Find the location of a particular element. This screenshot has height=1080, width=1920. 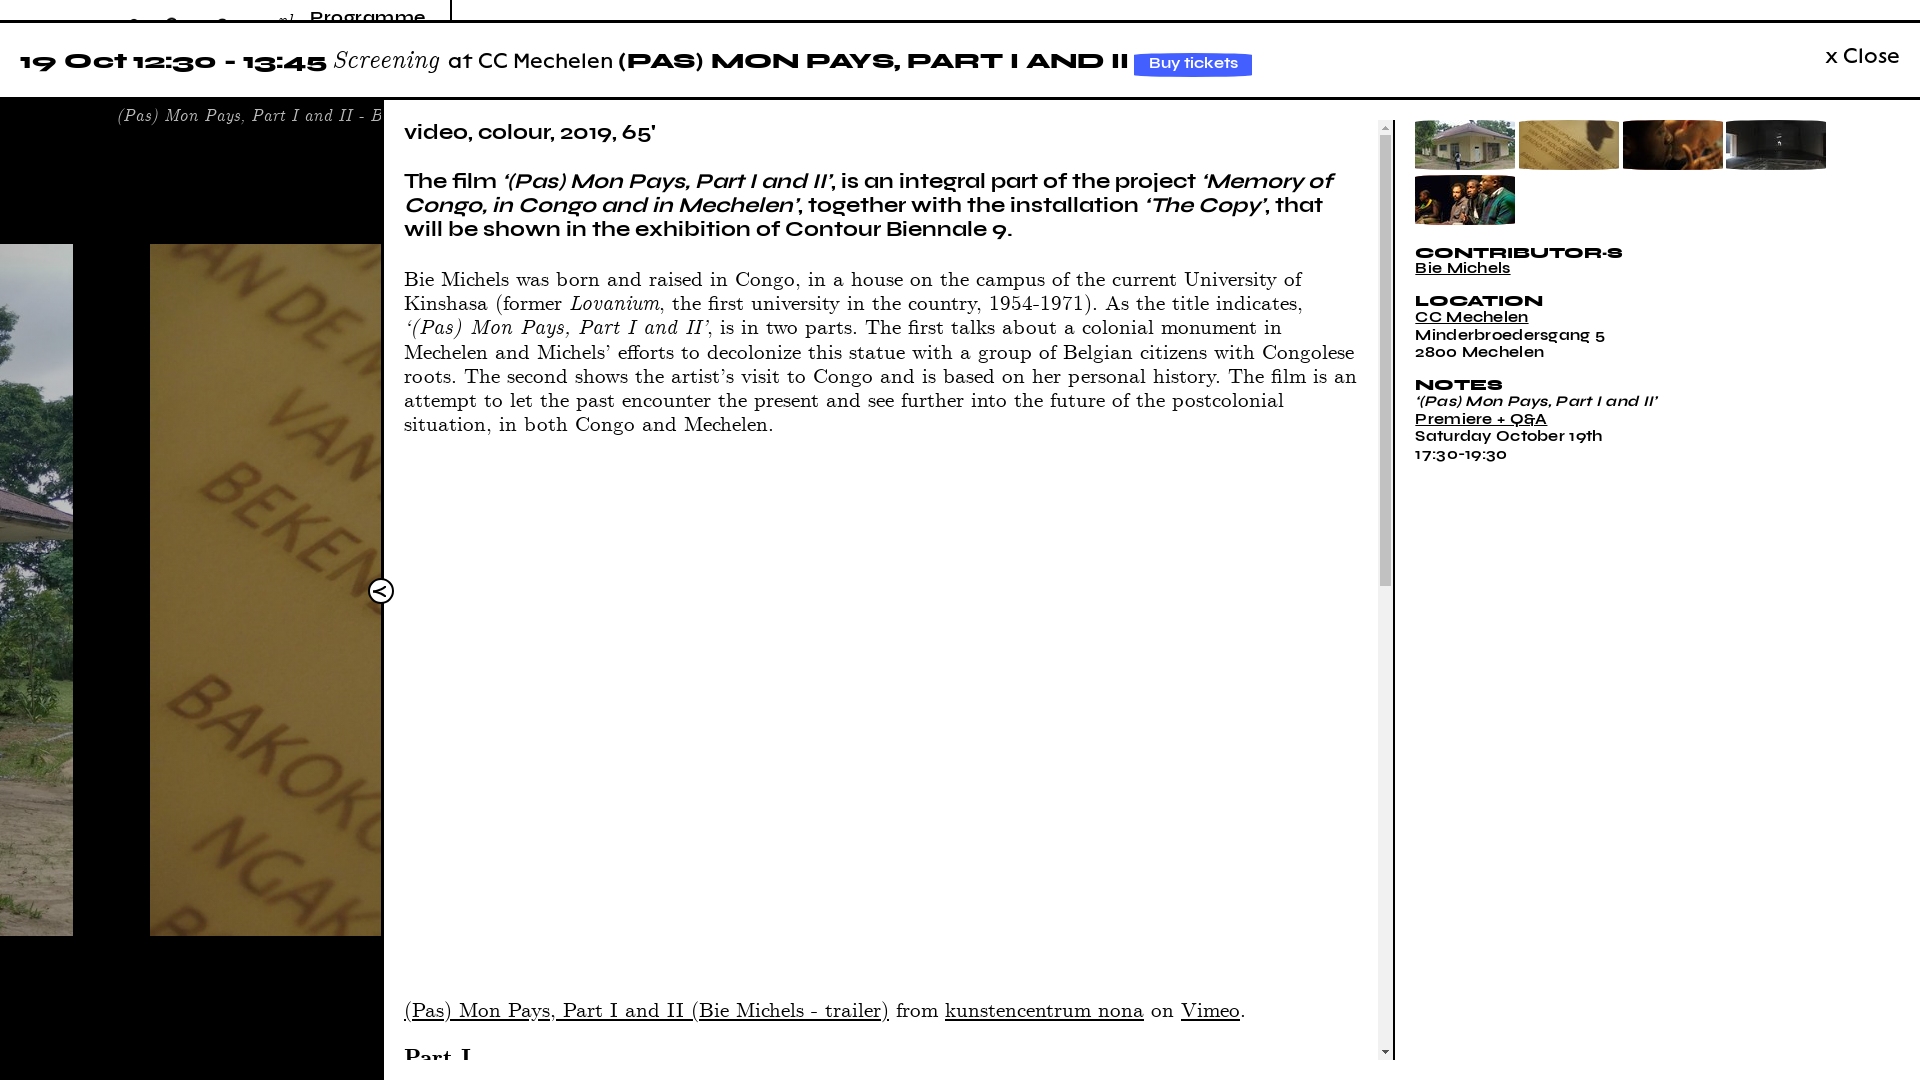

'Vimeo' is located at coordinates (1180, 1008).